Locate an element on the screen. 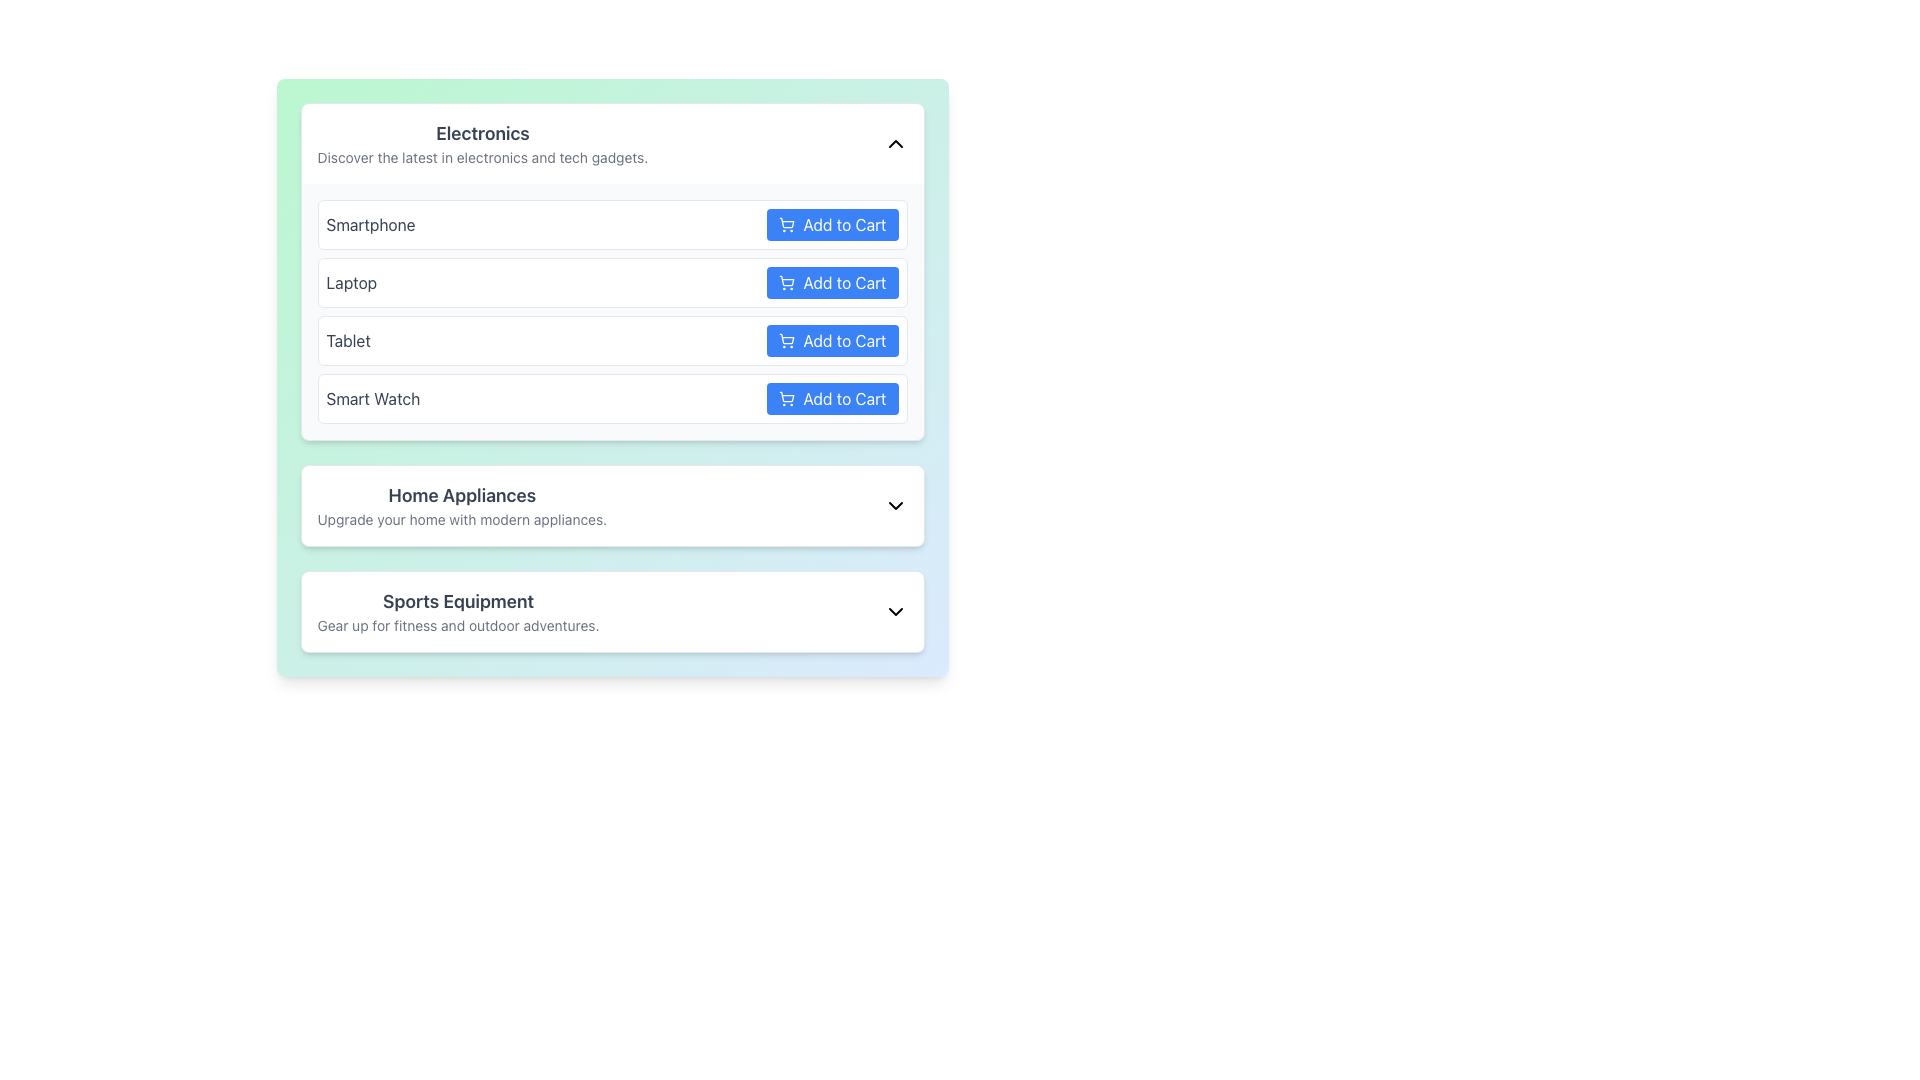  the 'Sports Equipment' Text Label, which serves as a heading indicating the category within the interface is located at coordinates (457, 600).